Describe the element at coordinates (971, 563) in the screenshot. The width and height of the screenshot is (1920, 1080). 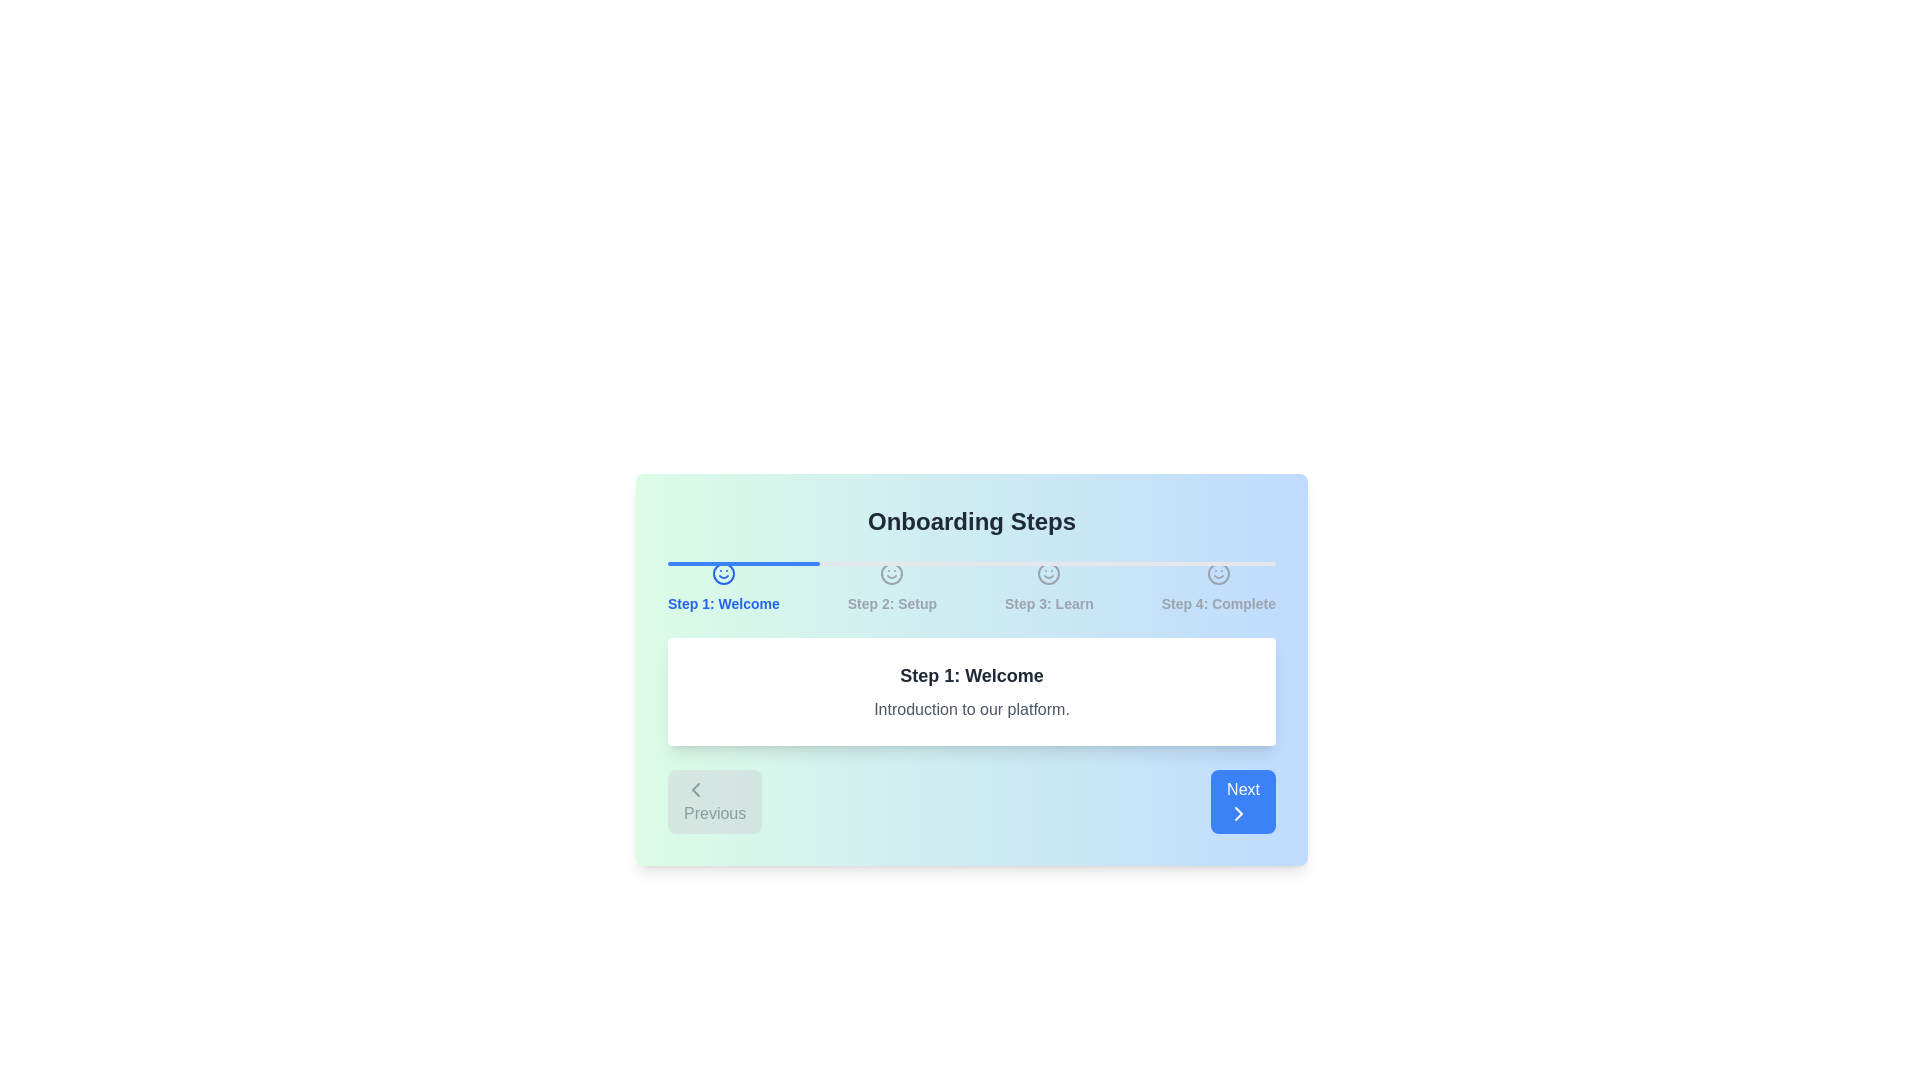
I see `the progress bar background located at the top part of the onboarding steps interface, which serves as a visual cue for the user to assess the progression state` at that location.